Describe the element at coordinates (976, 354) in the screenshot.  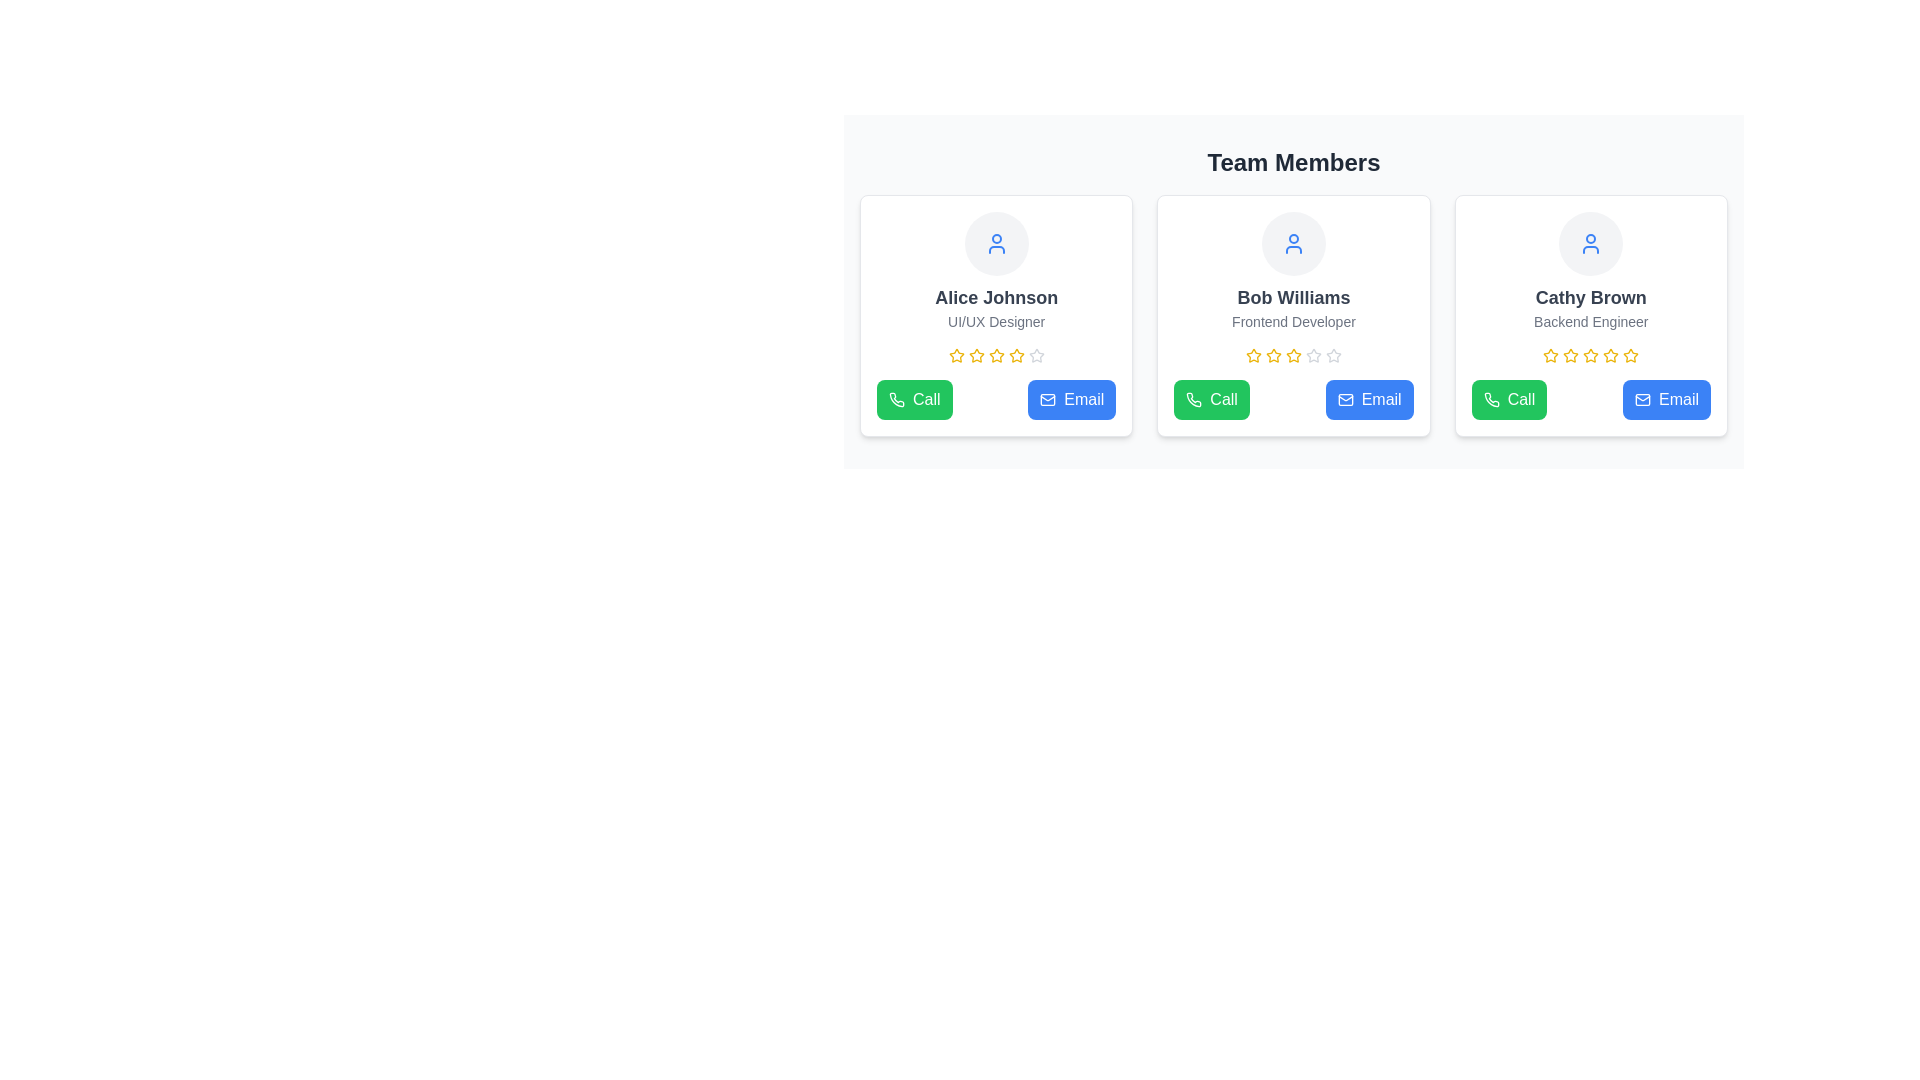
I see `the third star icon` at that location.